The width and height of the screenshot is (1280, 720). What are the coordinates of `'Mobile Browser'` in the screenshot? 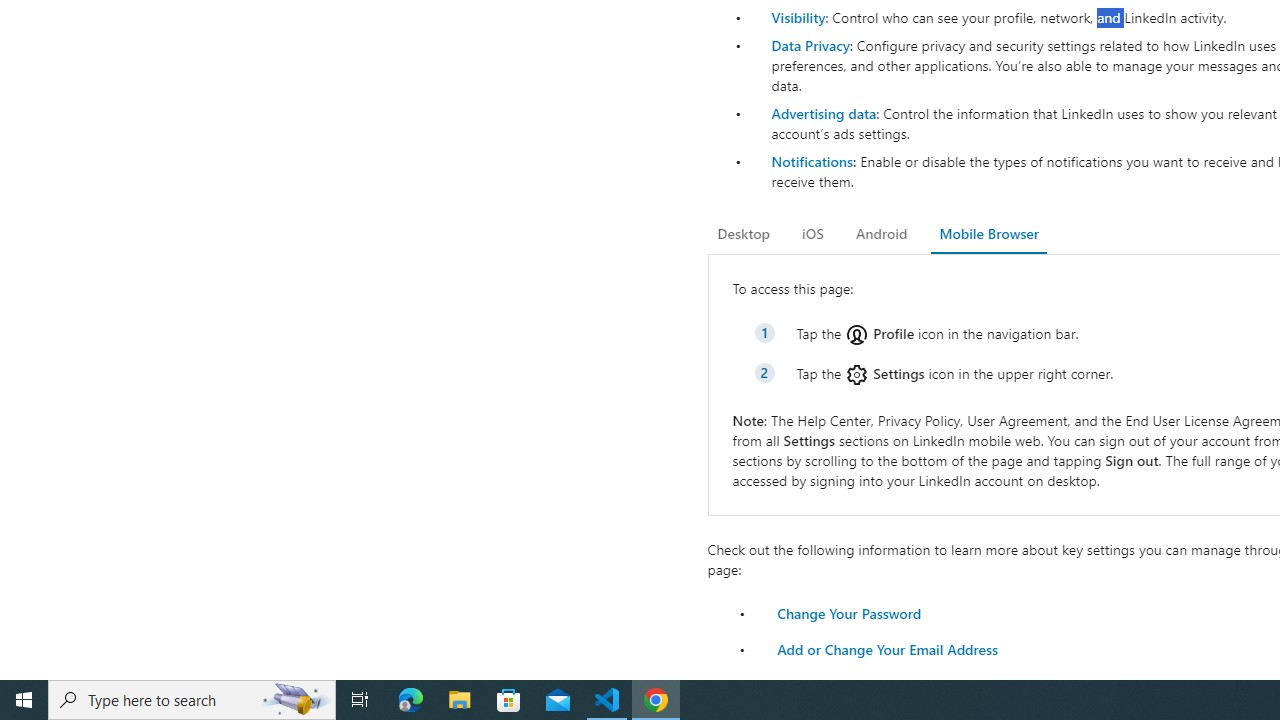 It's located at (988, 233).